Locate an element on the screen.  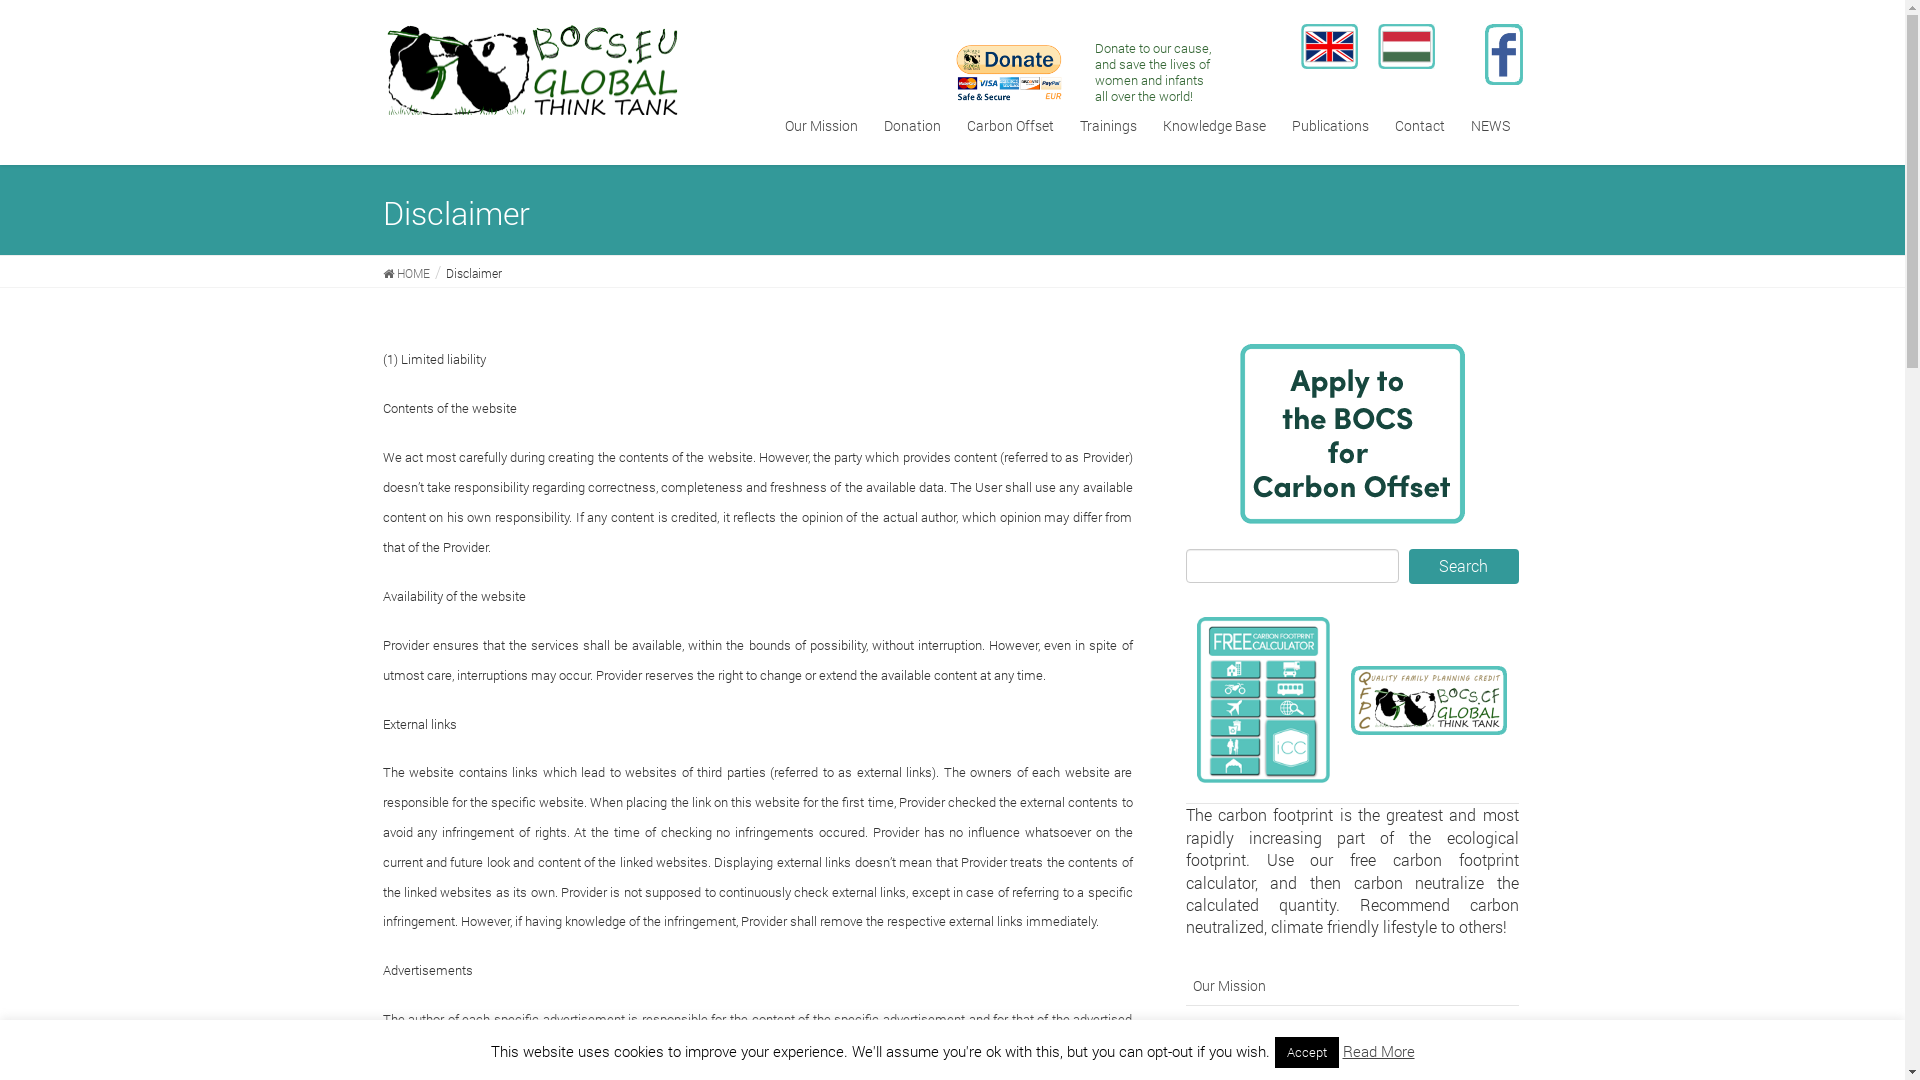
'Carbon Footprint Calculator - BOCS.CF' is located at coordinates (1196, 698).